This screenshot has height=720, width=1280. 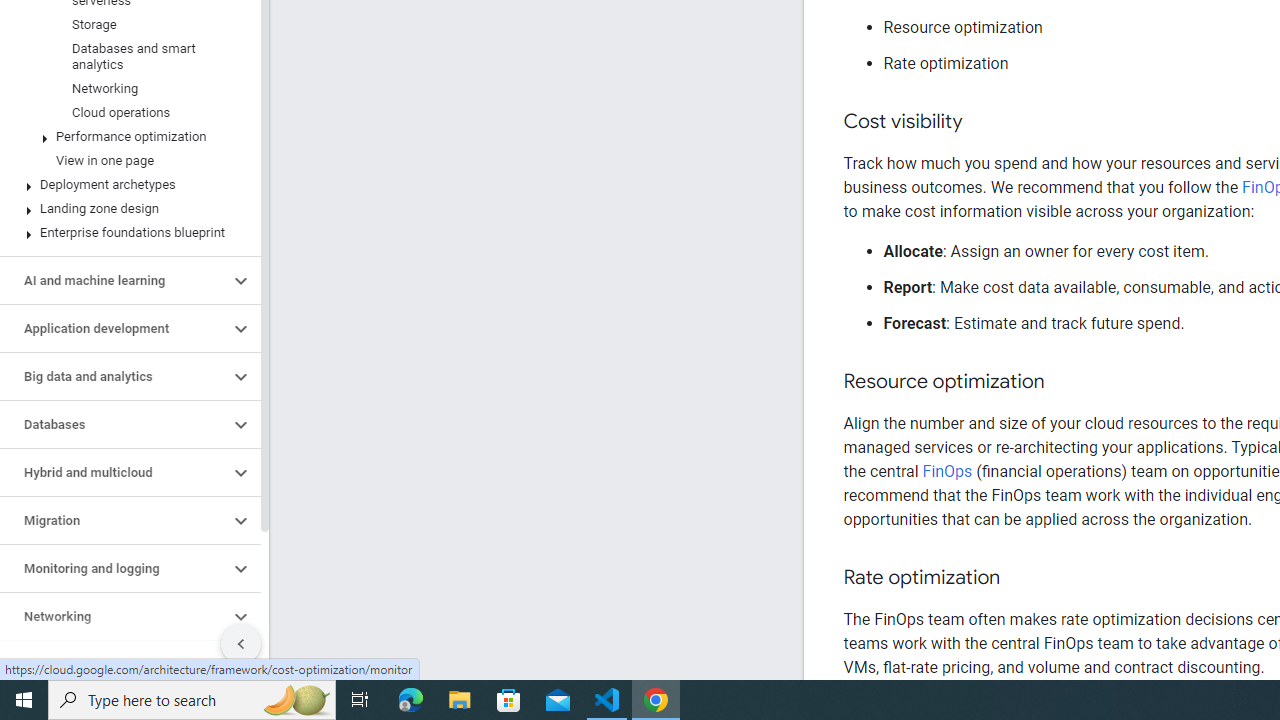 What do you see at coordinates (1020, 578) in the screenshot?
I see `'Copy link to this section: Rate optimization'` at bounding box center [1020, 578].